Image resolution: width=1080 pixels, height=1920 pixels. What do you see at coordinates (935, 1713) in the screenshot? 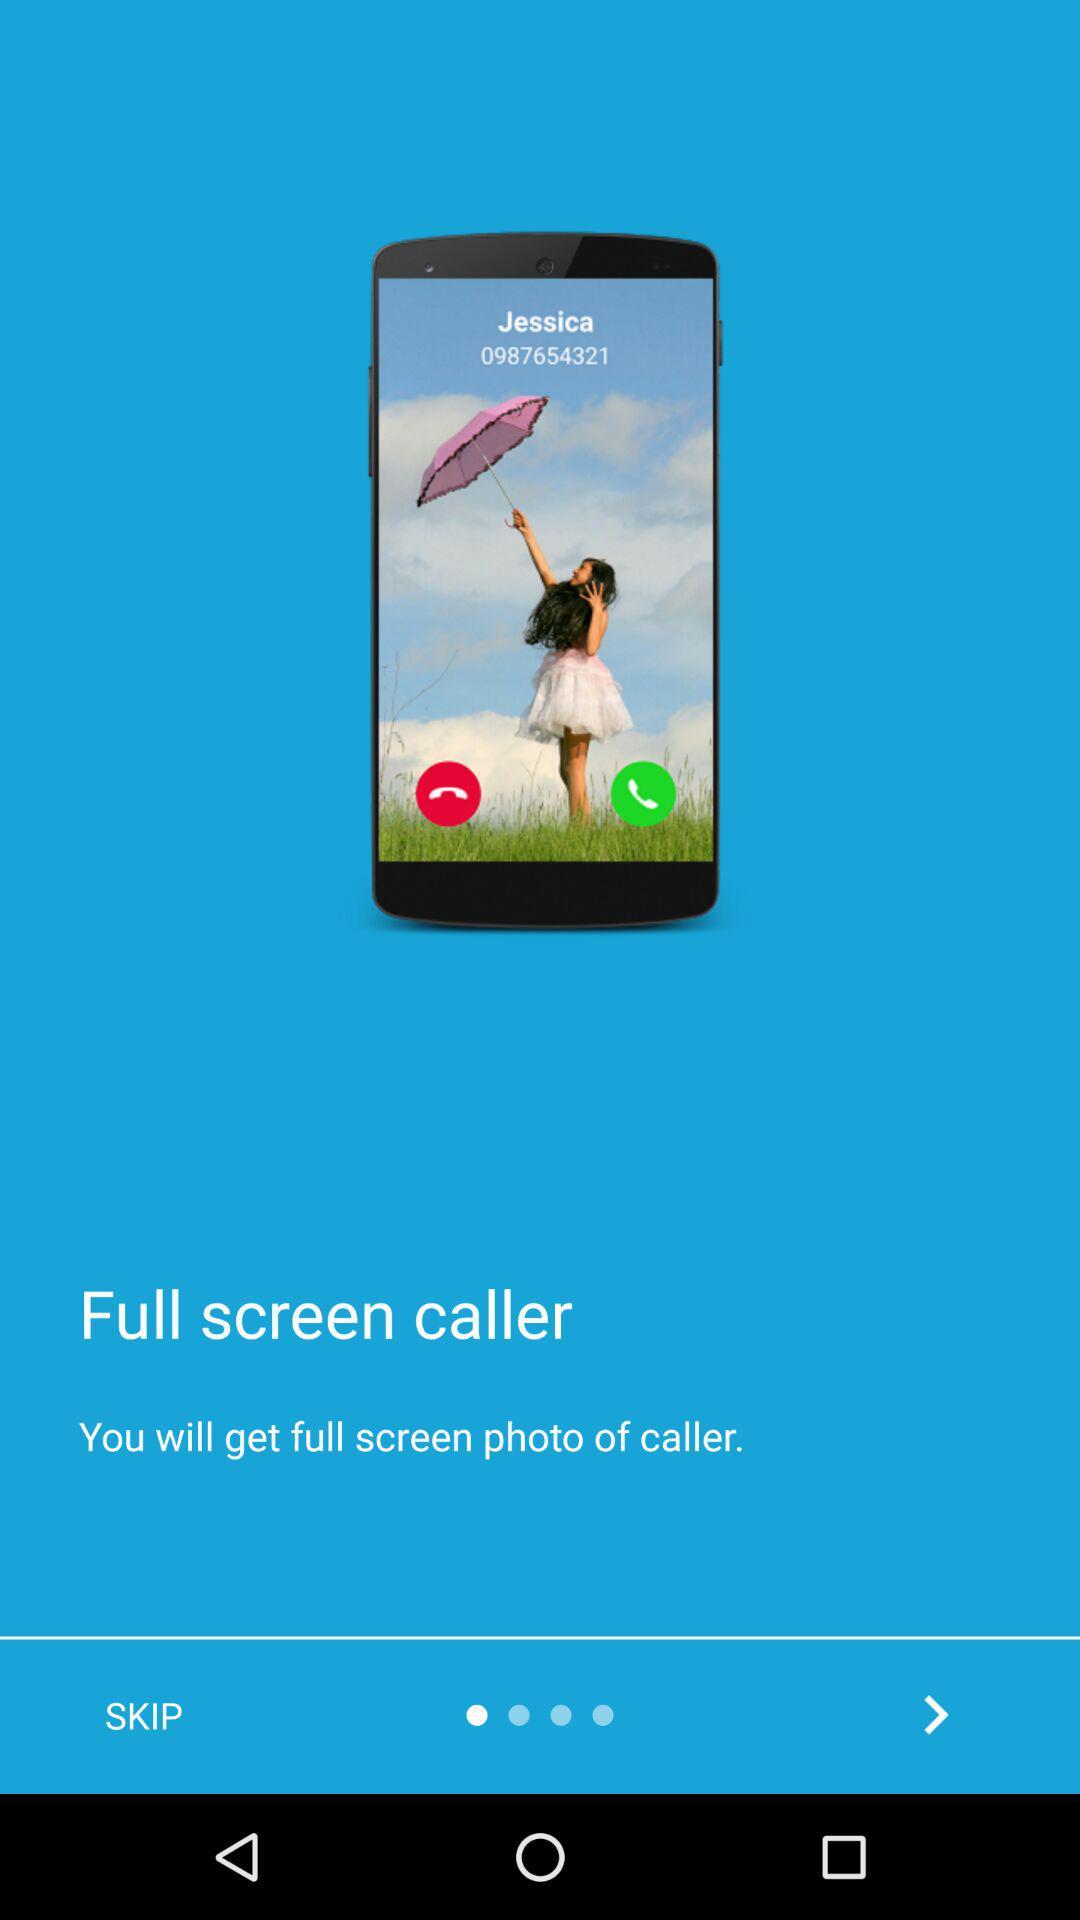
I see `next` at bounding box center [935, 1713].